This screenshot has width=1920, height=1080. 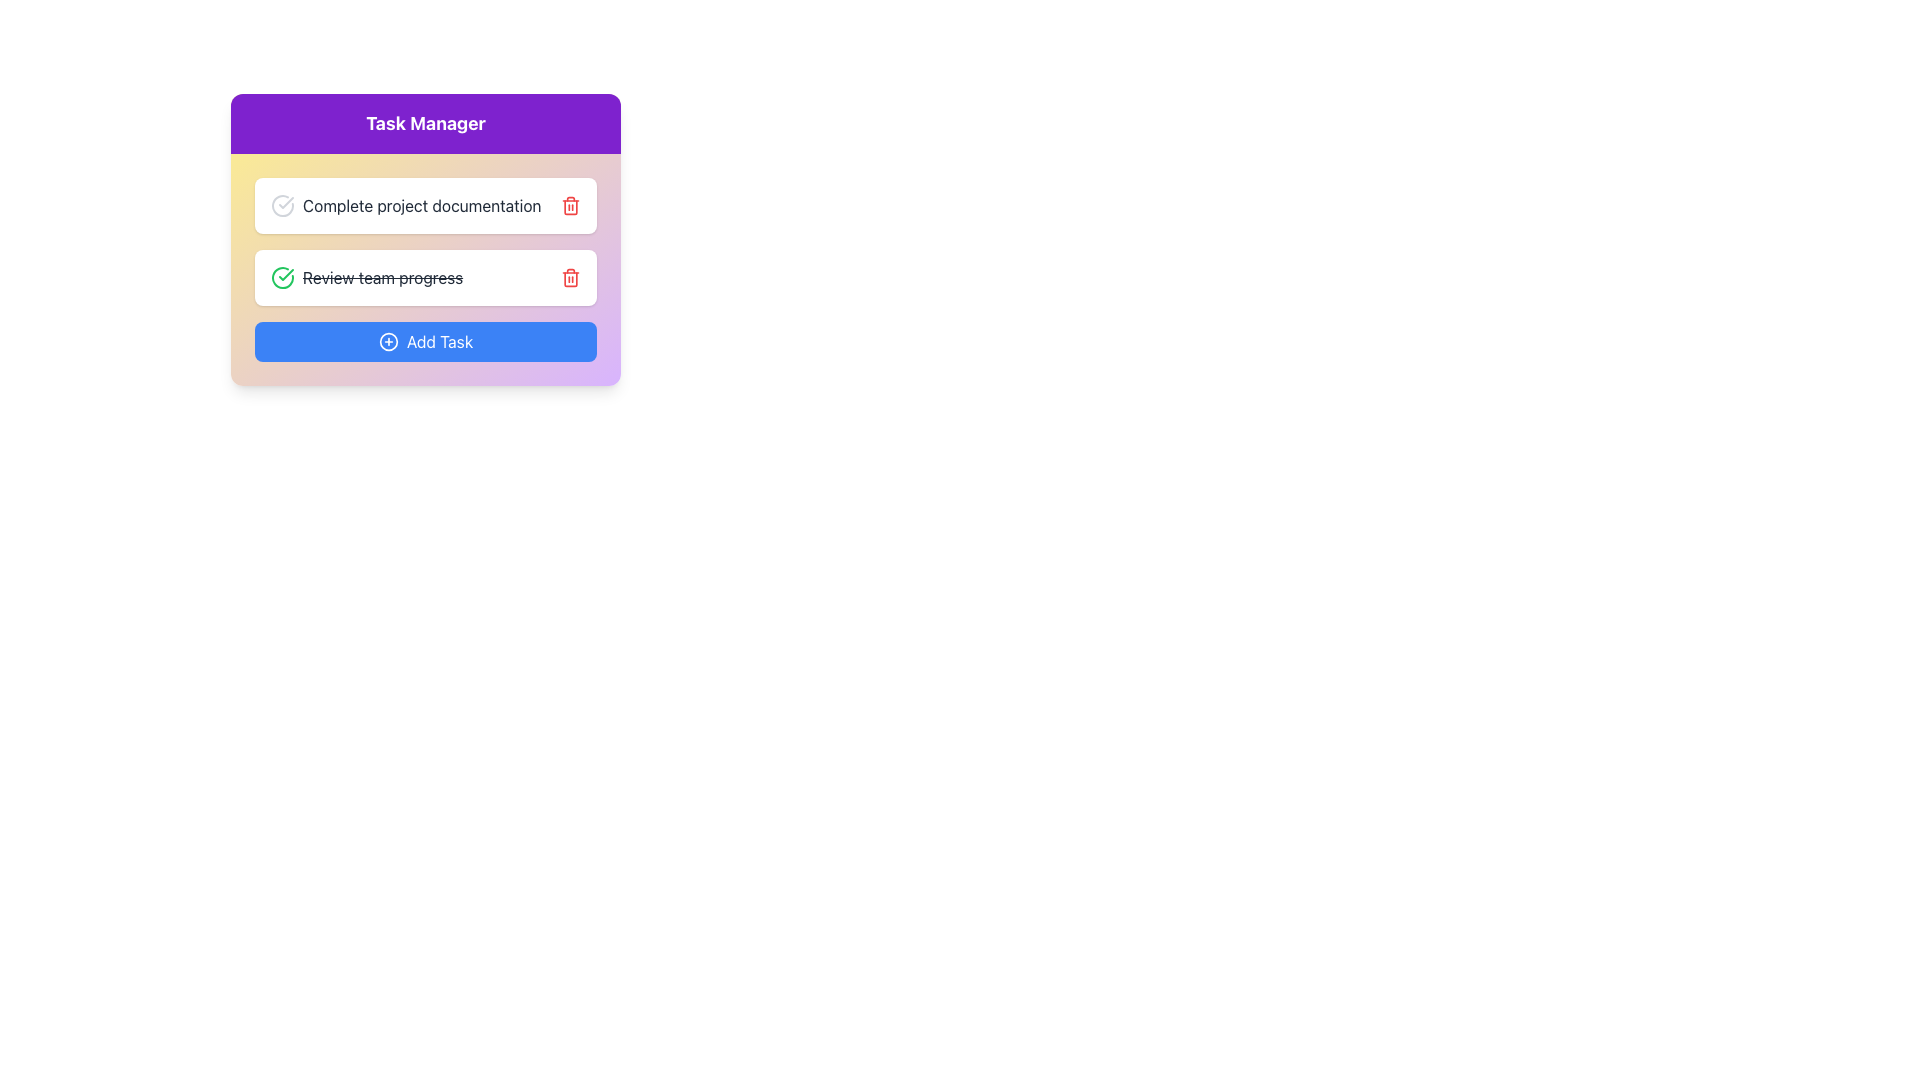 I want to click on the trash bin icon located in the second row of task options, adjacent to the 'Review team progress' task, so click(x=570, y=278).